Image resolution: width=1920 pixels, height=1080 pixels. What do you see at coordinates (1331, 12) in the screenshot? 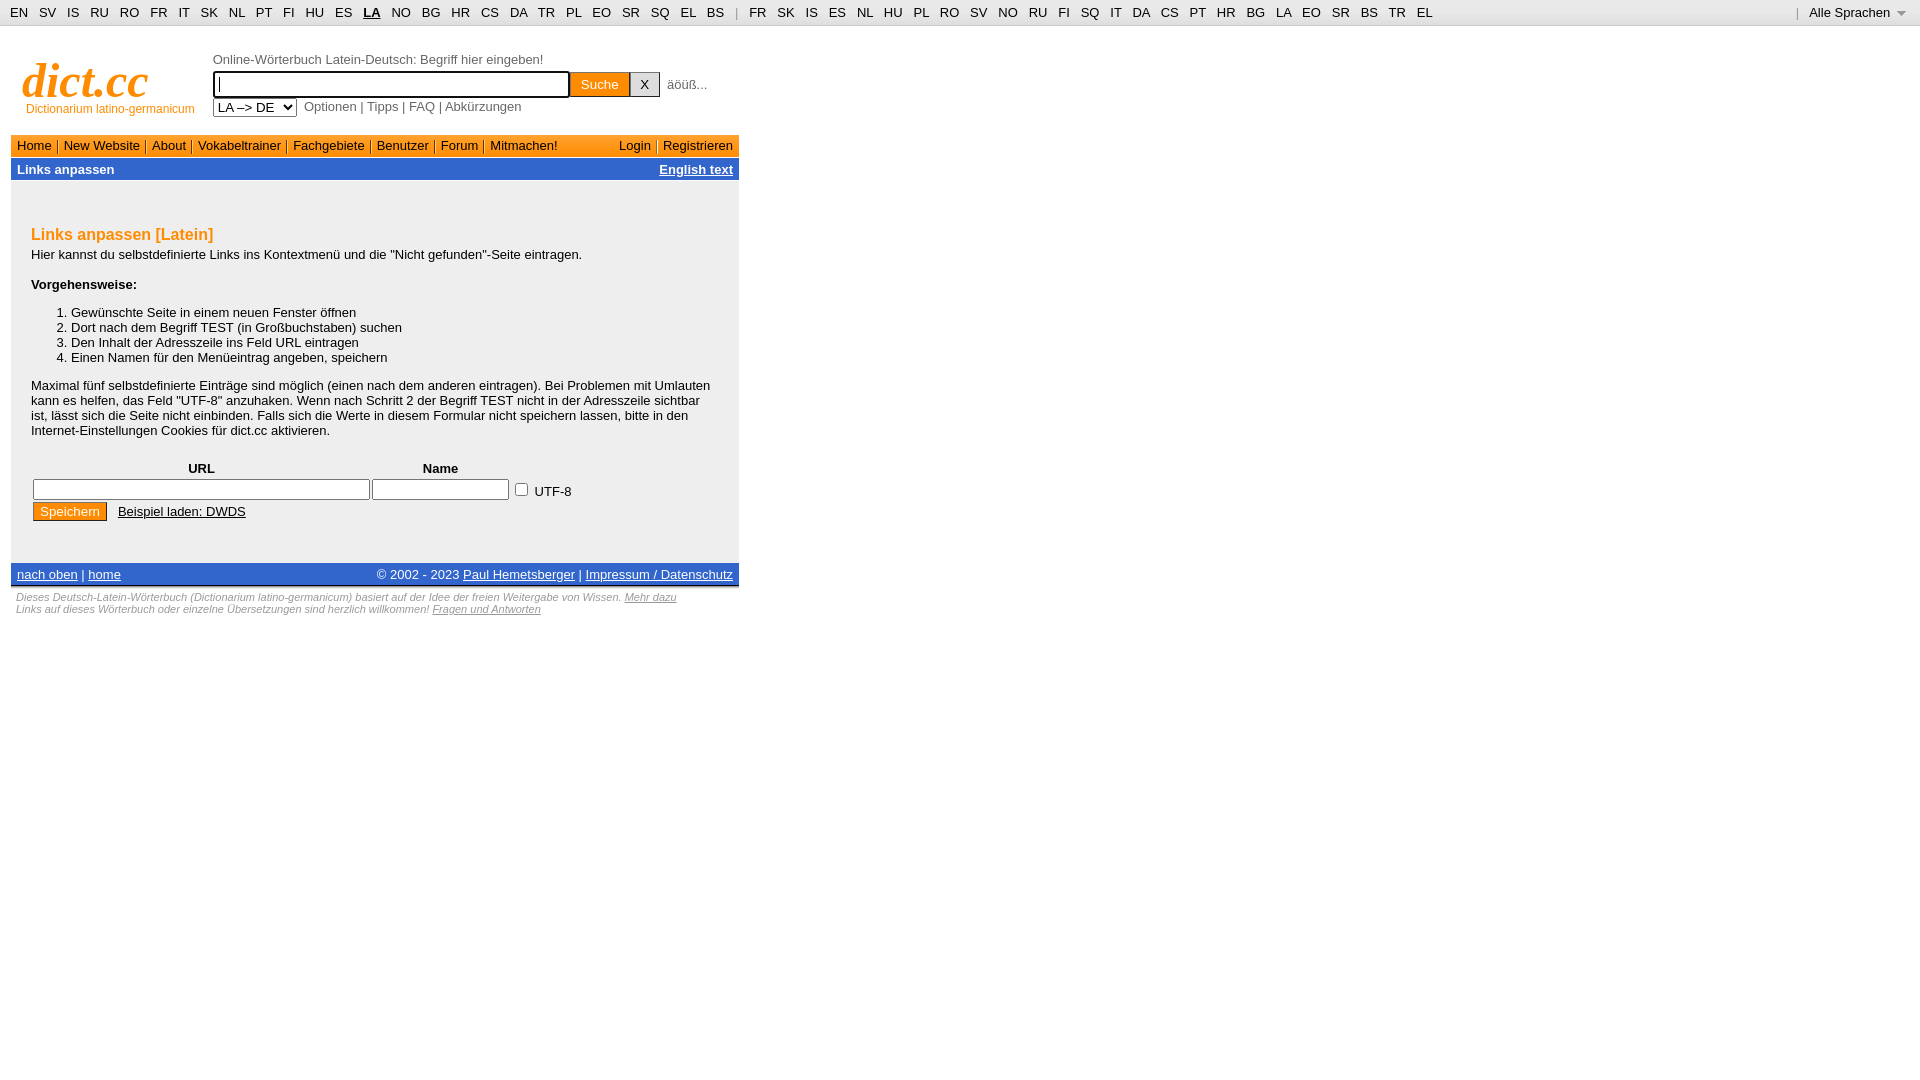
I see `'SR'` at bounding box center [1331, 12].